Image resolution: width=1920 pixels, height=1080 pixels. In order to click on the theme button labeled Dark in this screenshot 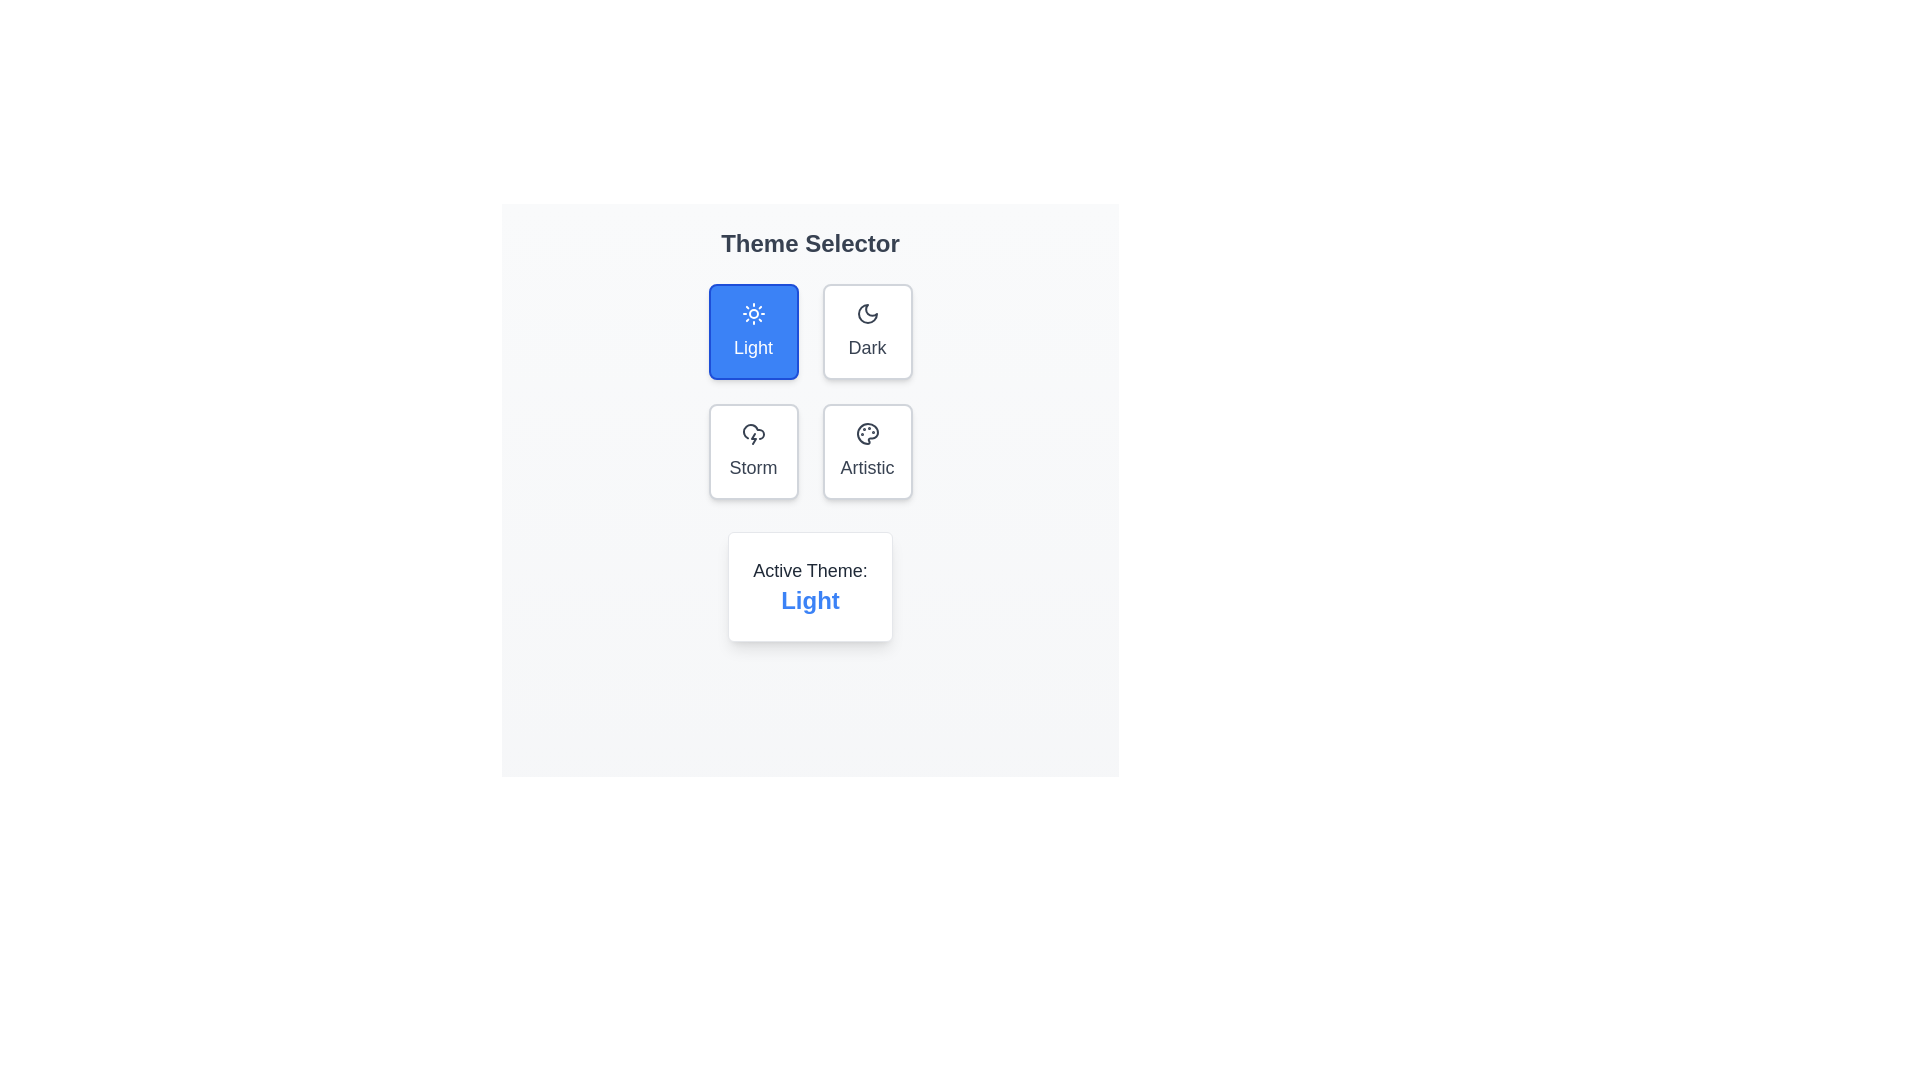, I will do `click(867, 330)`.